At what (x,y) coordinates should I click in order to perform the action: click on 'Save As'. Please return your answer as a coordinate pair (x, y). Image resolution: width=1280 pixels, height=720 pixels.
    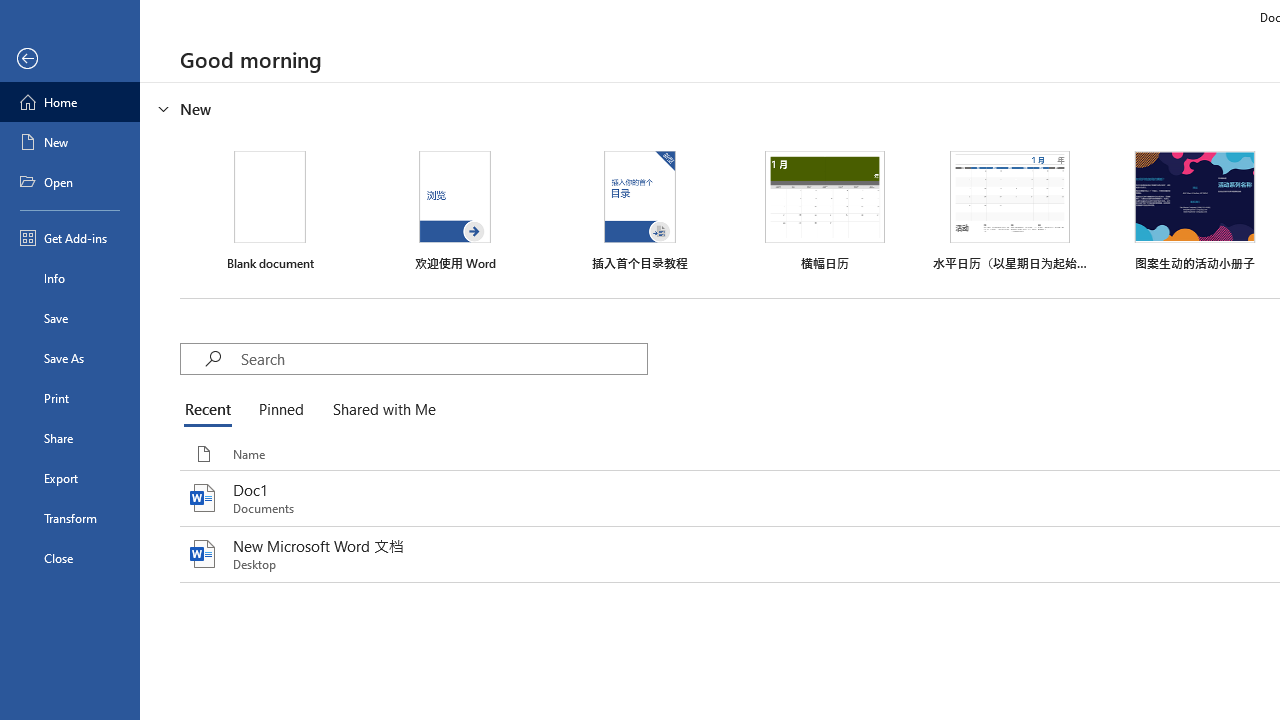
    Looking at the image, I should click on (69, 356).